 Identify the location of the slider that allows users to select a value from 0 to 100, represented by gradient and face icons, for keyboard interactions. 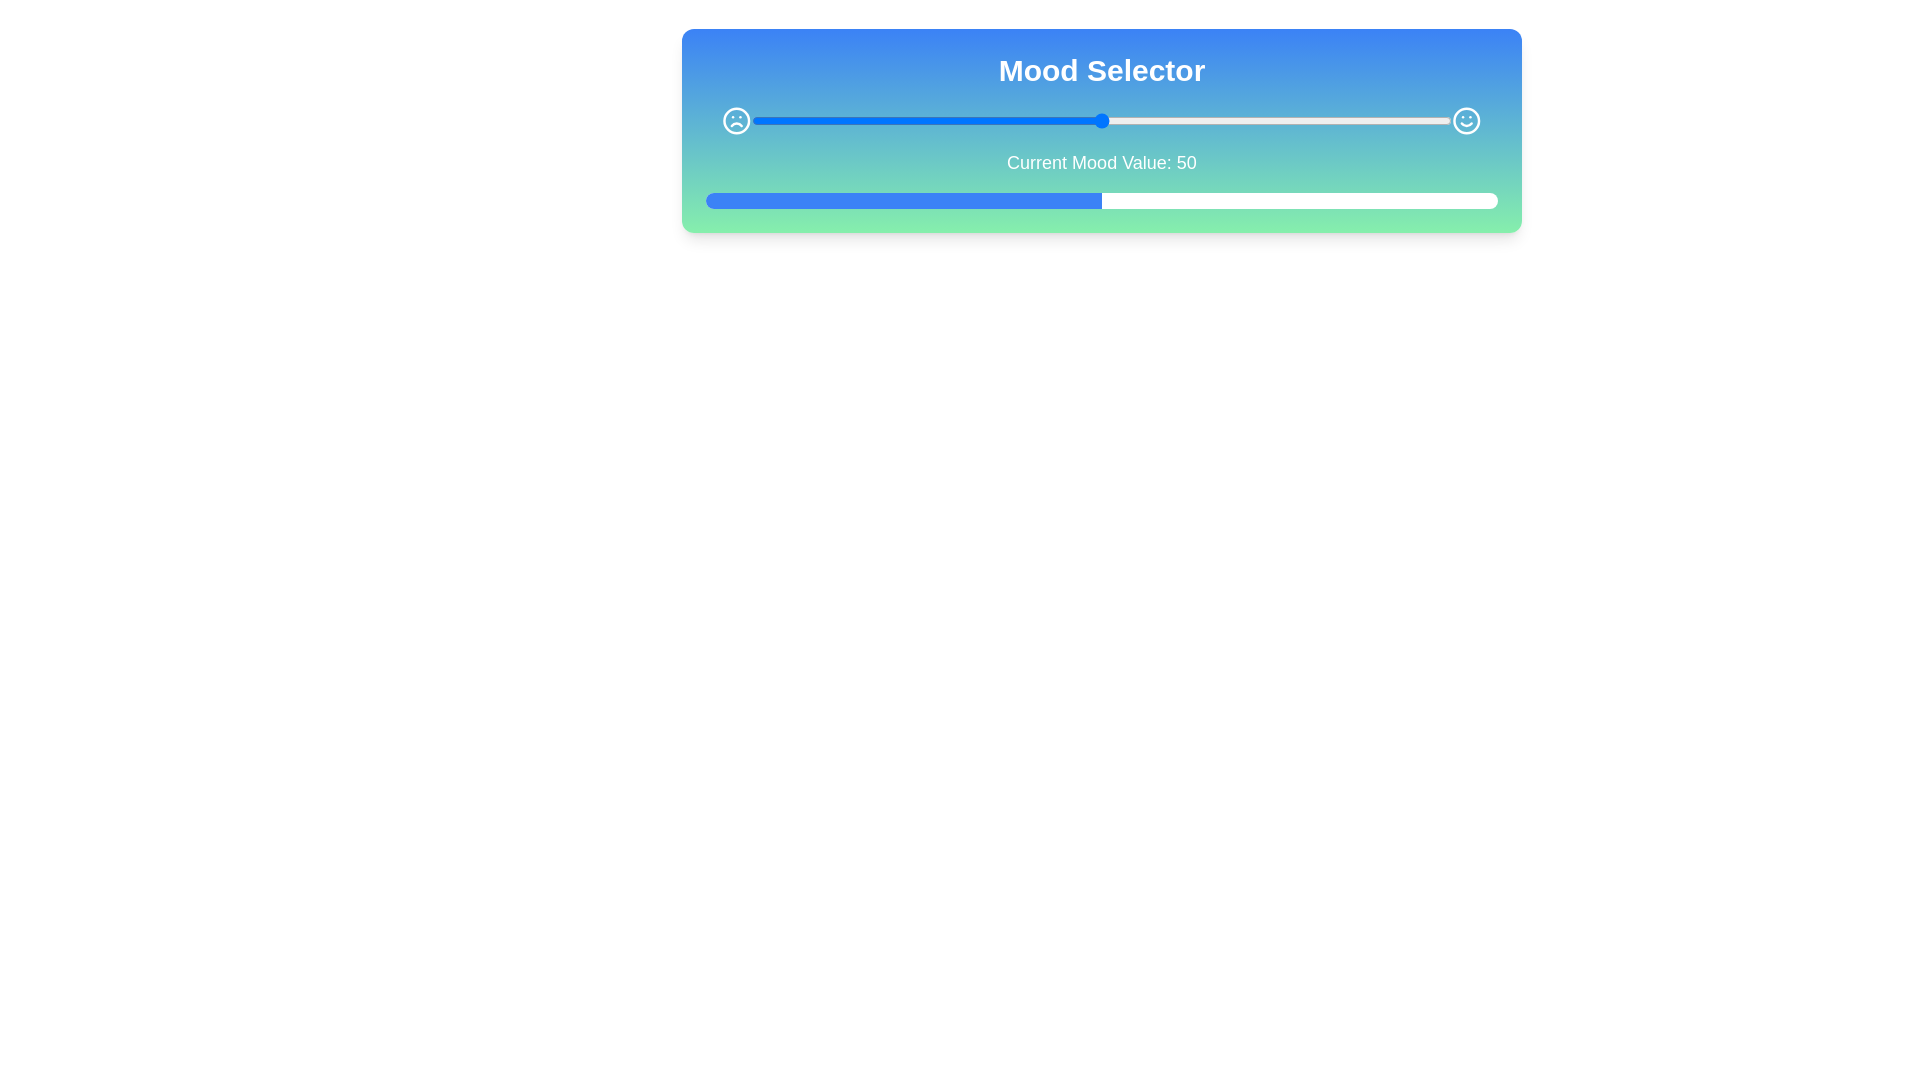
(1101, 120).